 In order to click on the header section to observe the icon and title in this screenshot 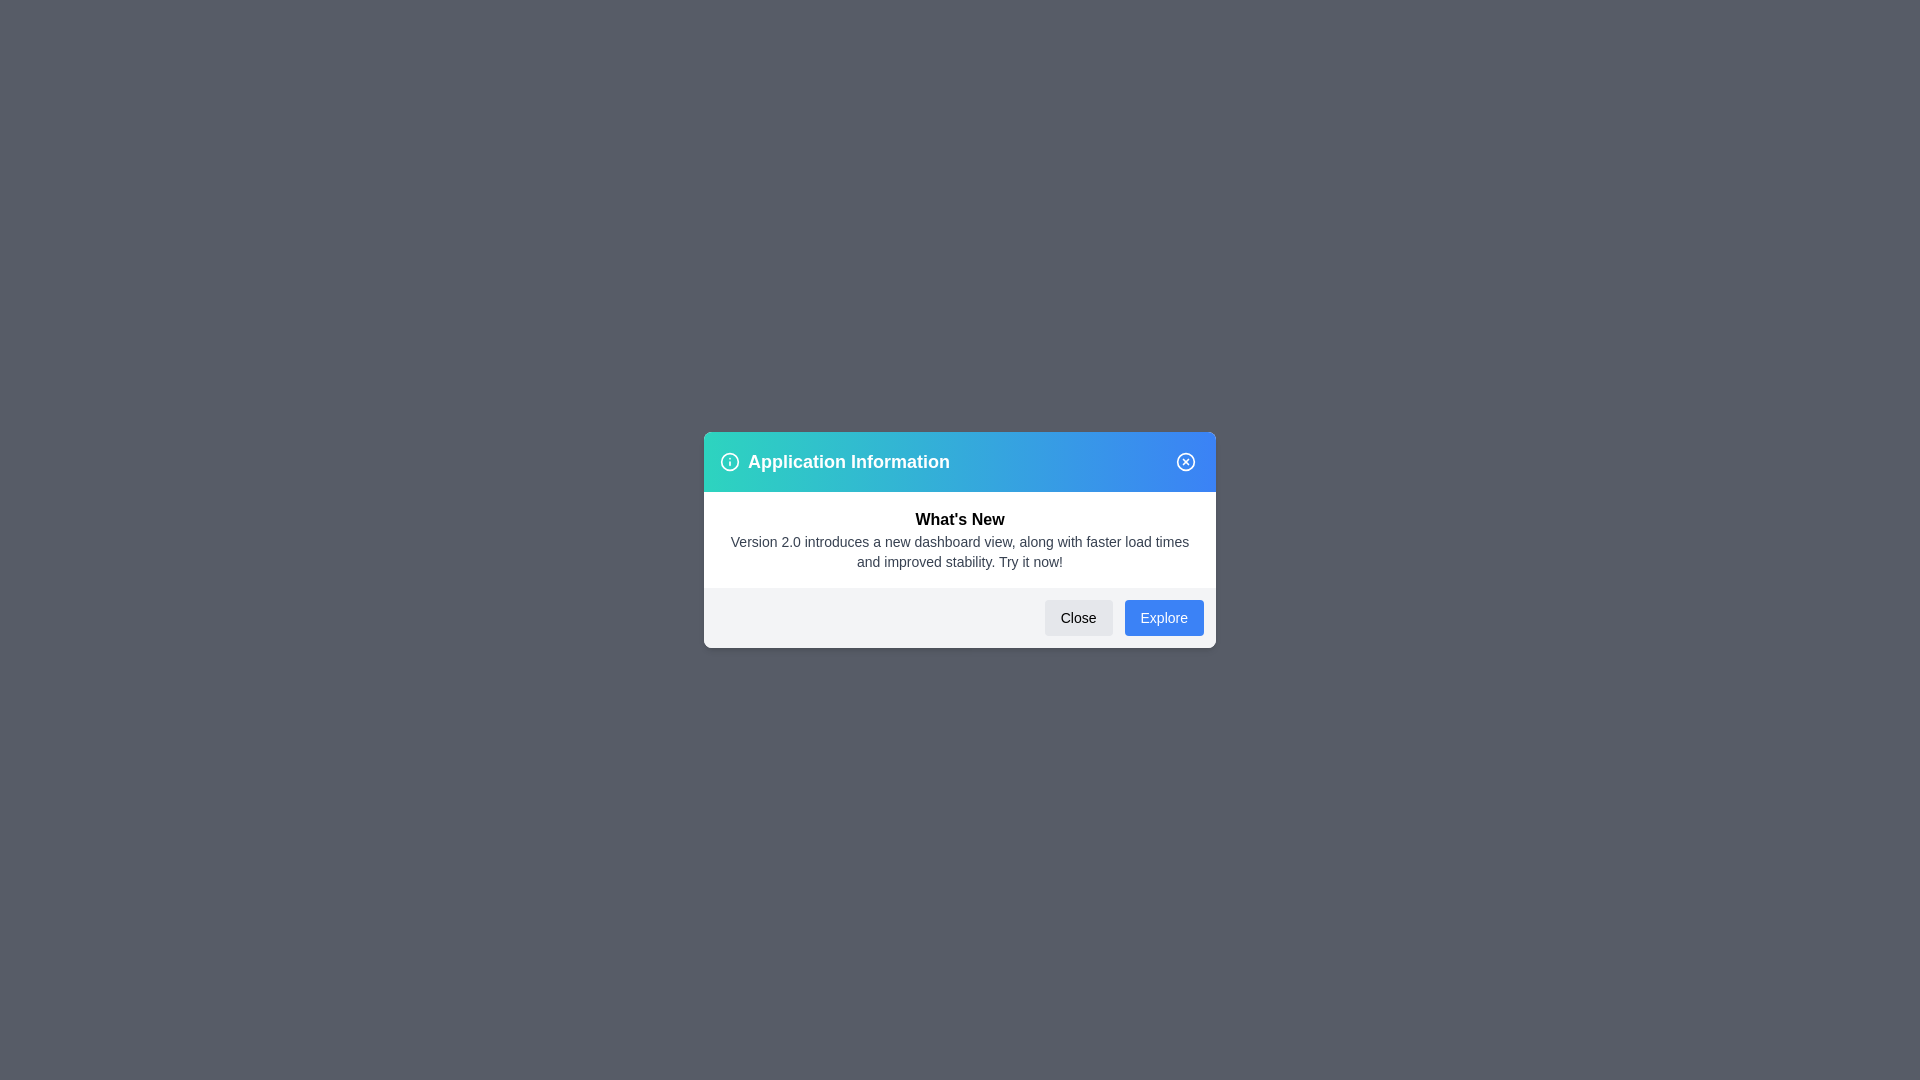, I will do `click(960, 462)`.